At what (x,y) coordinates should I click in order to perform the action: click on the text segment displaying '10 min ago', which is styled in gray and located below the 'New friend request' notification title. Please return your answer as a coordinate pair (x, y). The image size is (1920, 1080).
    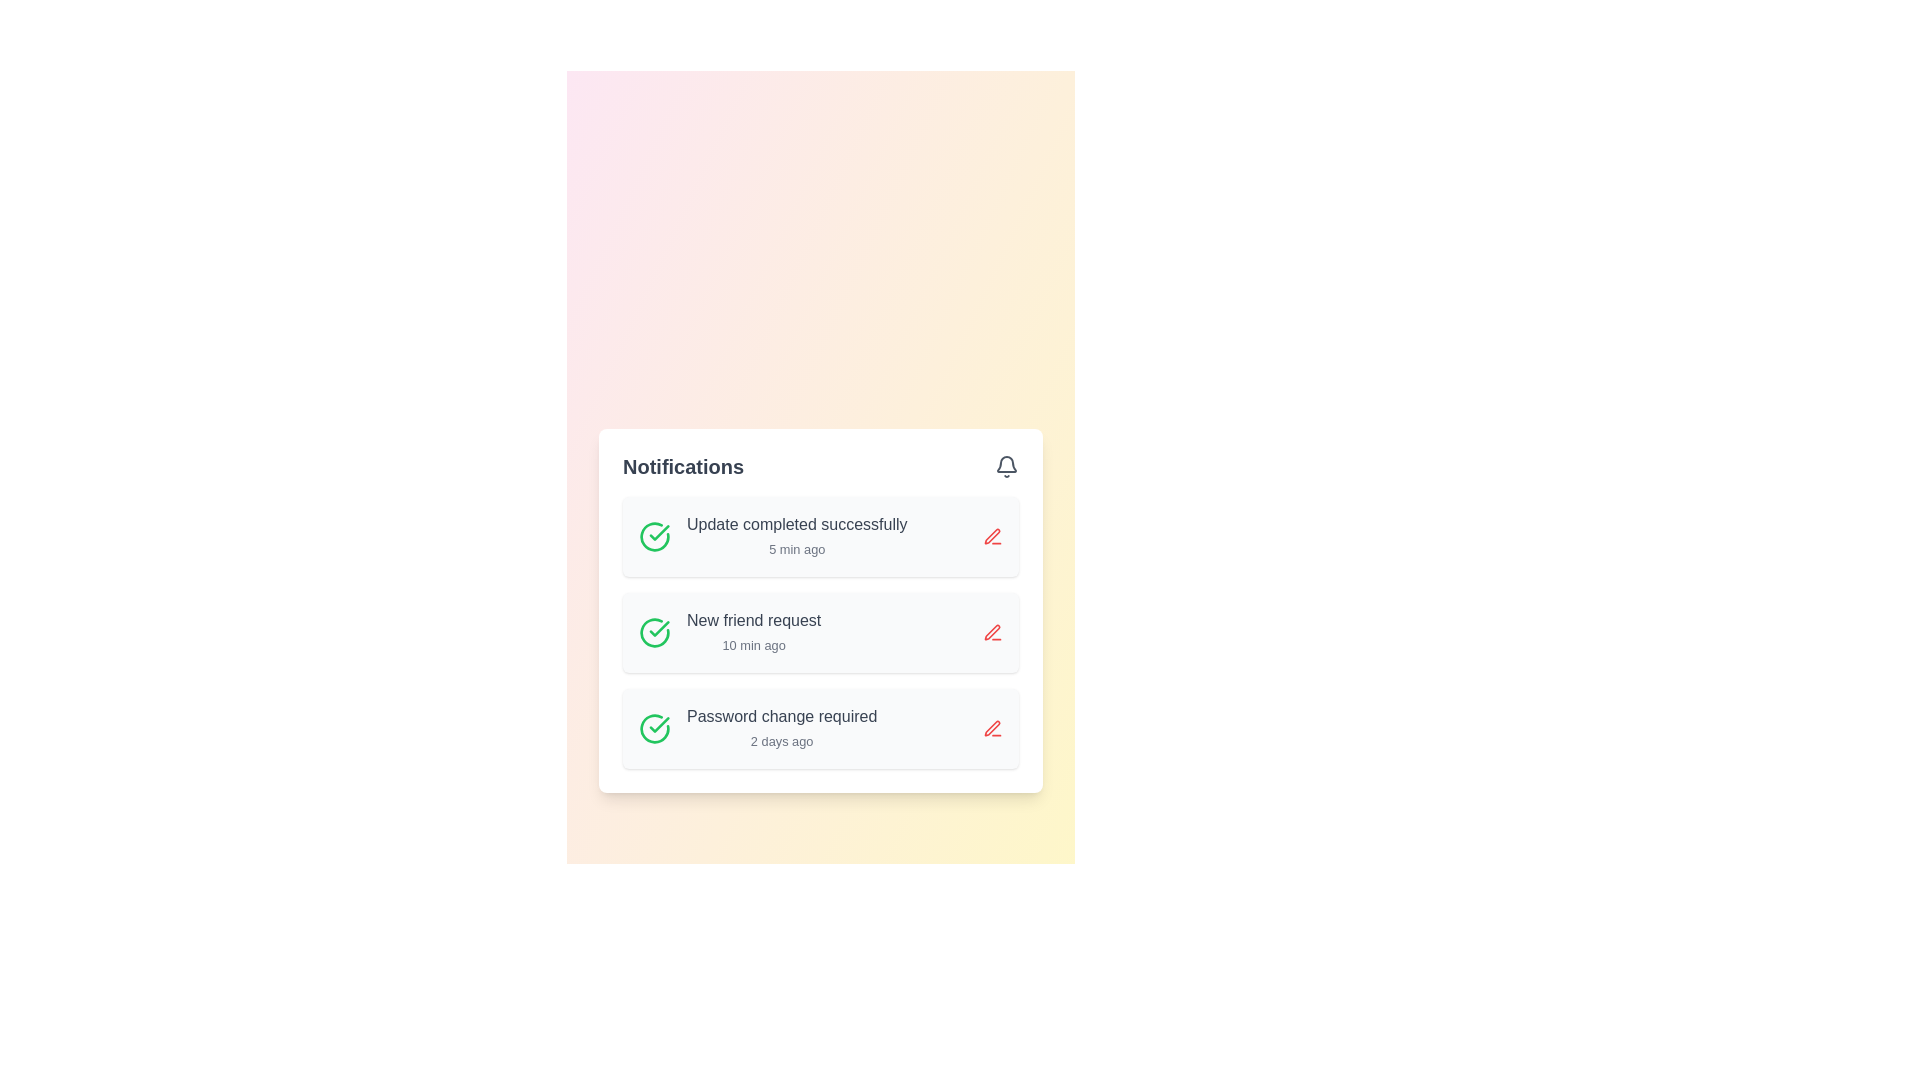
    Looking at the image, I should click on (753, 645).